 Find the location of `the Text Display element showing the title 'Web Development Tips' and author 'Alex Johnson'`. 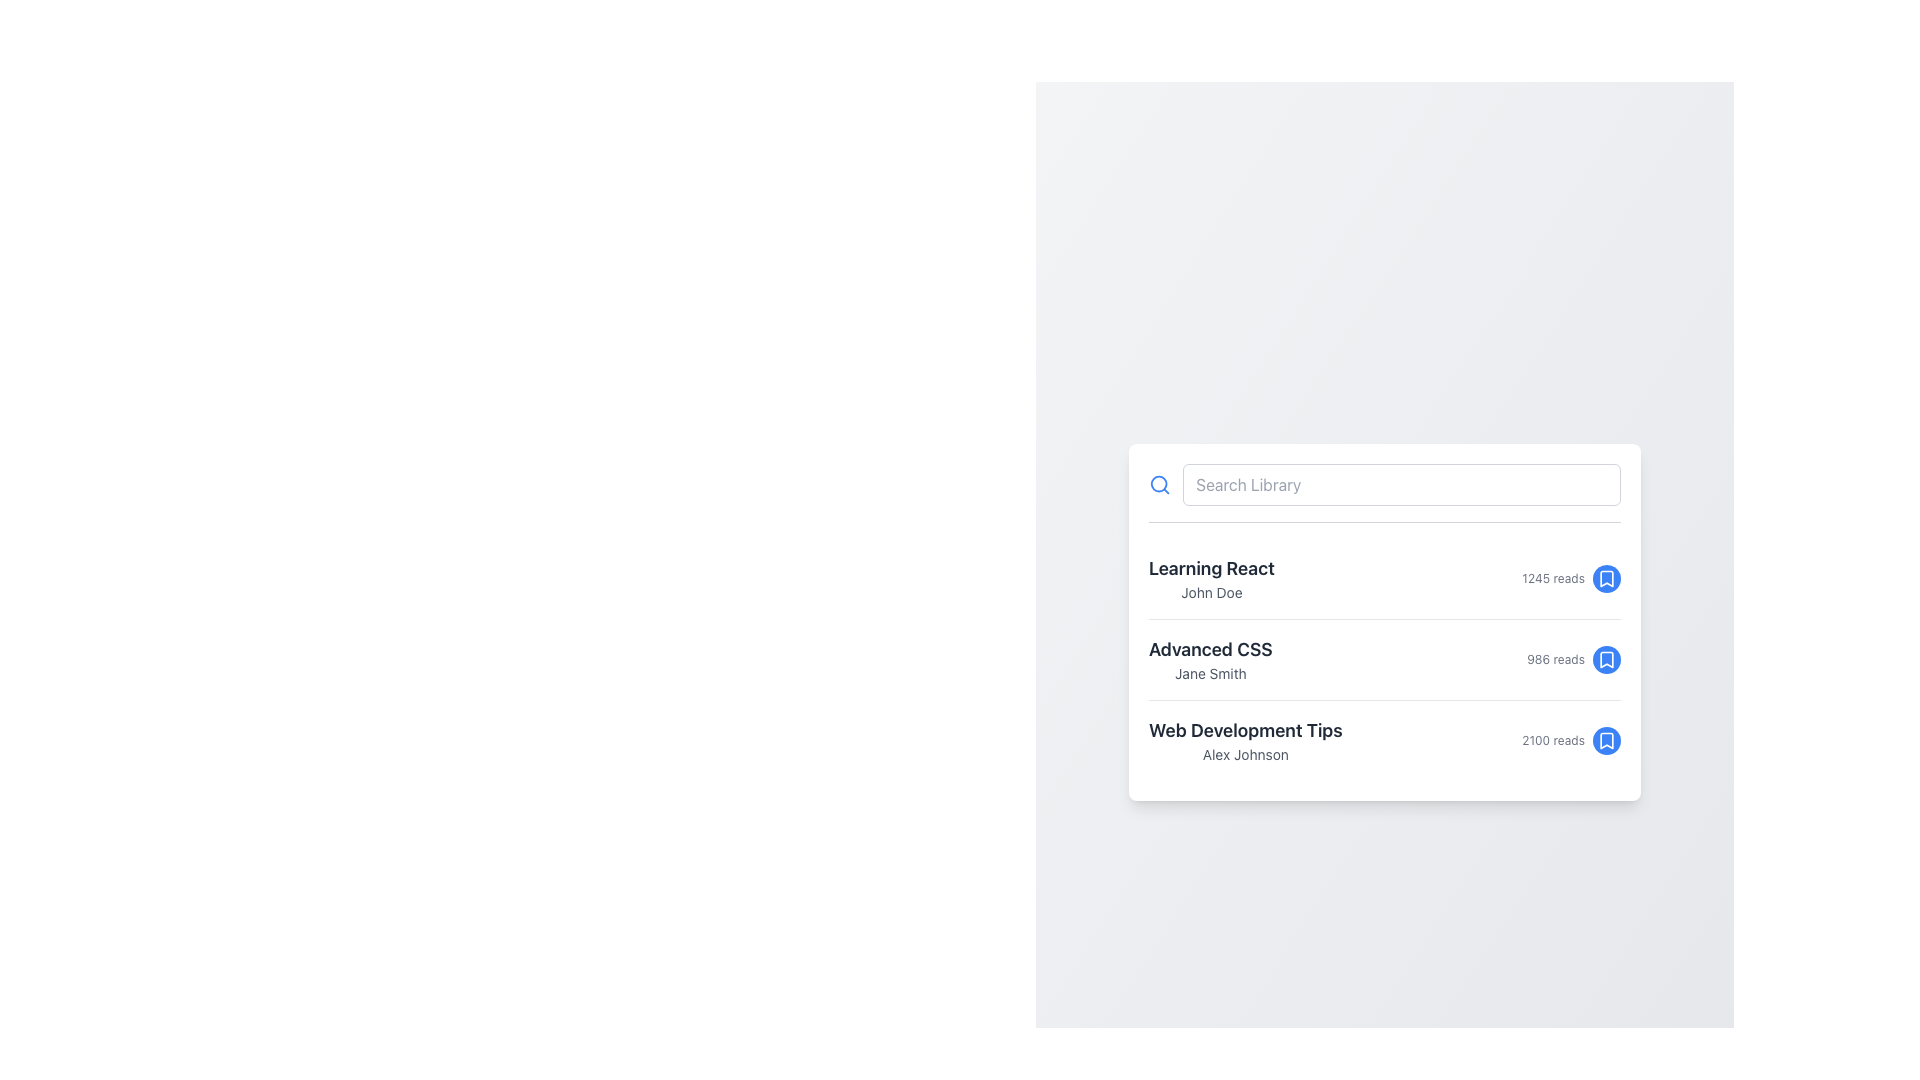

the Text Display element showing the title 'Web Development Tips' and author 'Alex Johnson' is located at coordinates (1244, 740).